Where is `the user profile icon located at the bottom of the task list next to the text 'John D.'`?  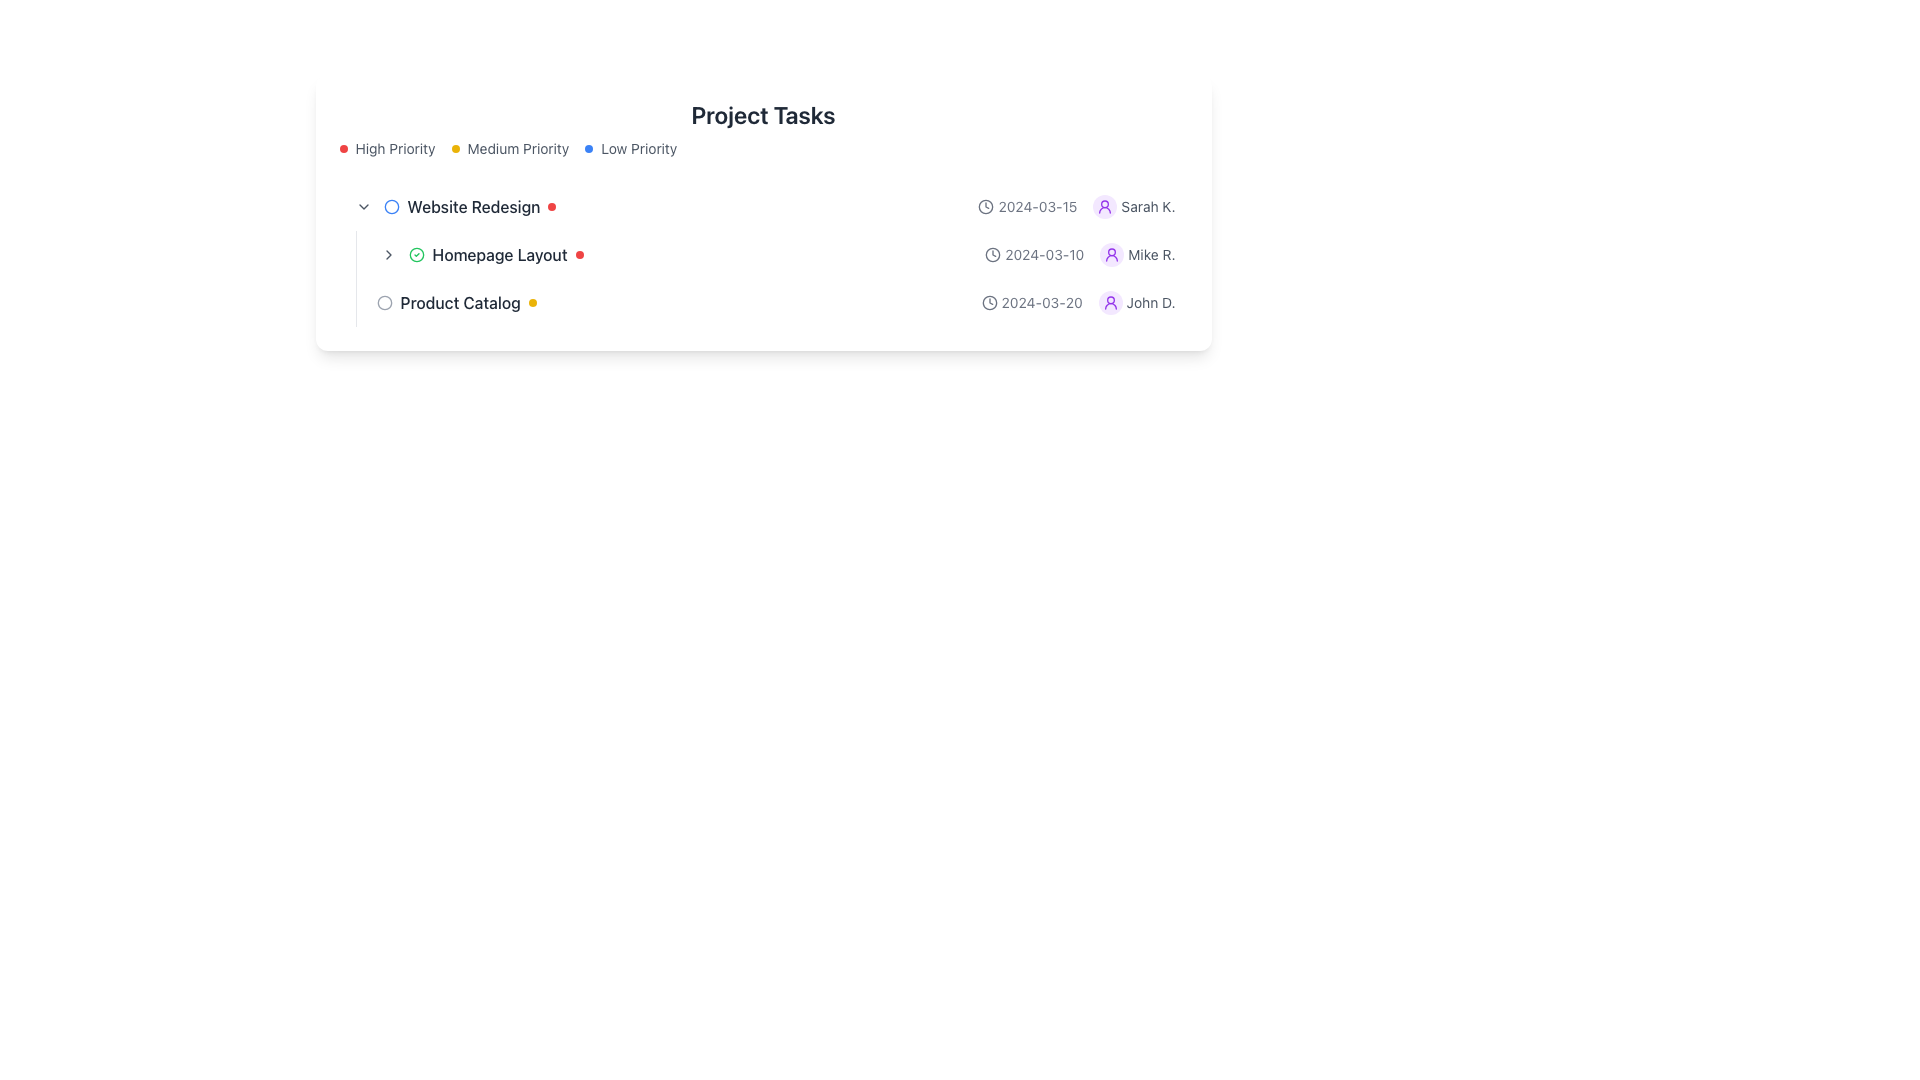
the user profile icon located at the bottom of the task list next to the text 'John D.' is located at coordinates (1109, 303).